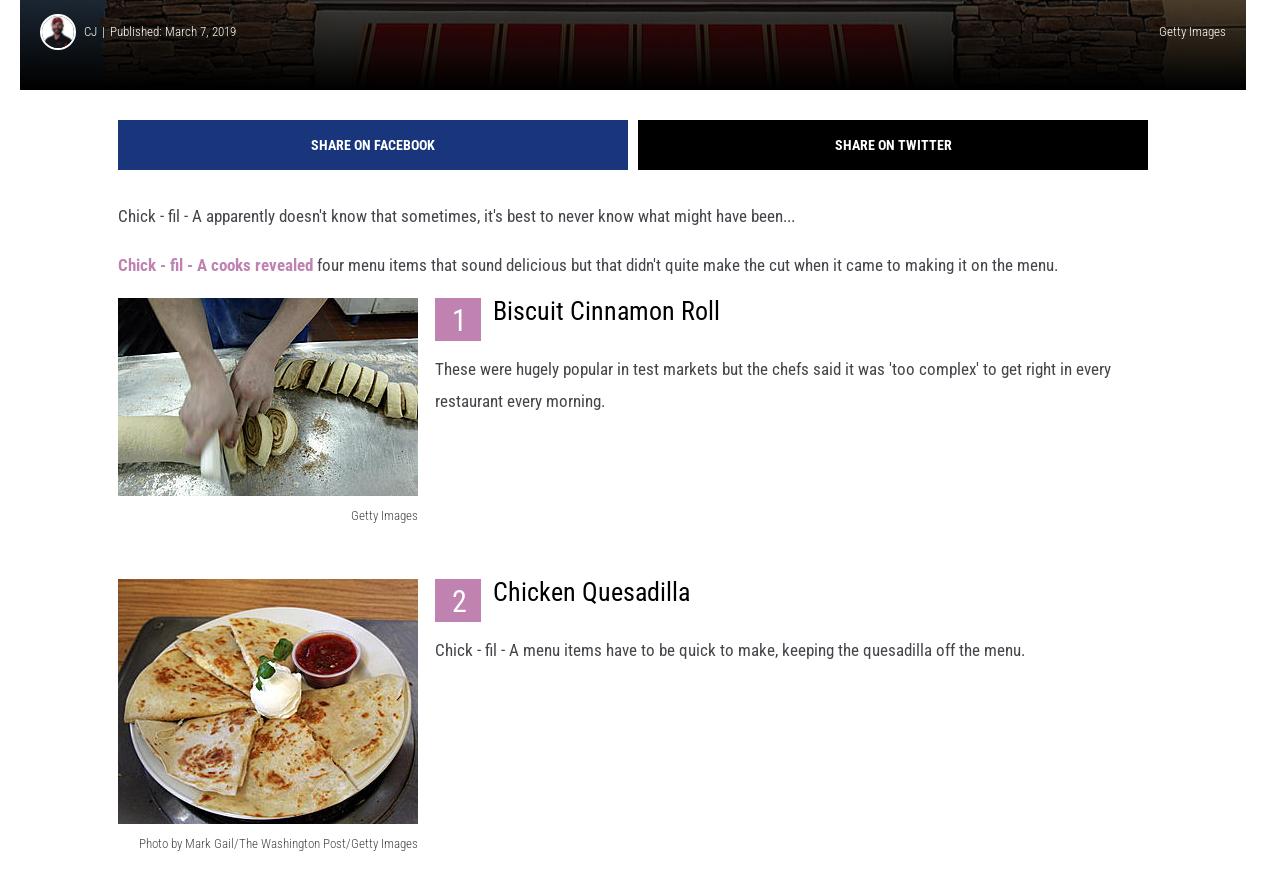 The width and height of the screenshot is (1286, 881). What do you see at coordinates (605, 328) in the screenshot?
I see `'Biscuit Cinnamon Roll'` at bounding box center [605, 328].